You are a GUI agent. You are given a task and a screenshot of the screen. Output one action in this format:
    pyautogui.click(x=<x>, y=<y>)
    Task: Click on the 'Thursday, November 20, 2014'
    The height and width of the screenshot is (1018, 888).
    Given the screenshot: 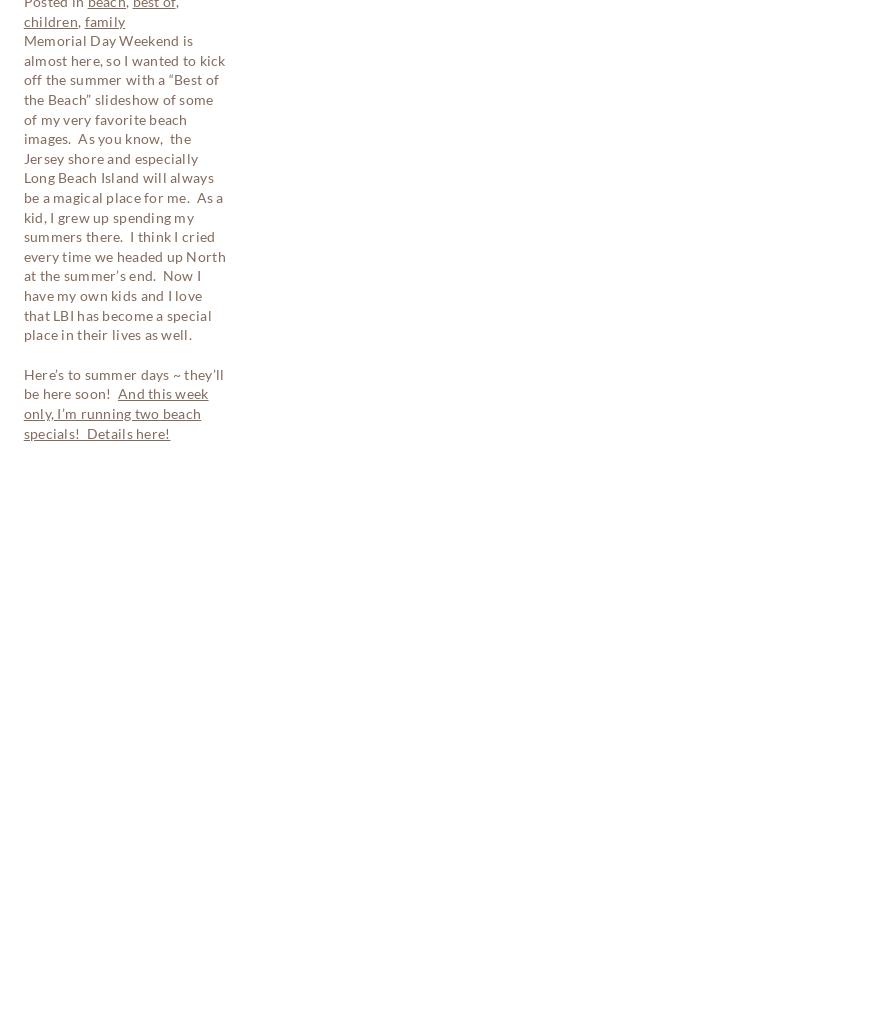 What is the action you would take?
    pyautogui.click(x=27, y=472)
    